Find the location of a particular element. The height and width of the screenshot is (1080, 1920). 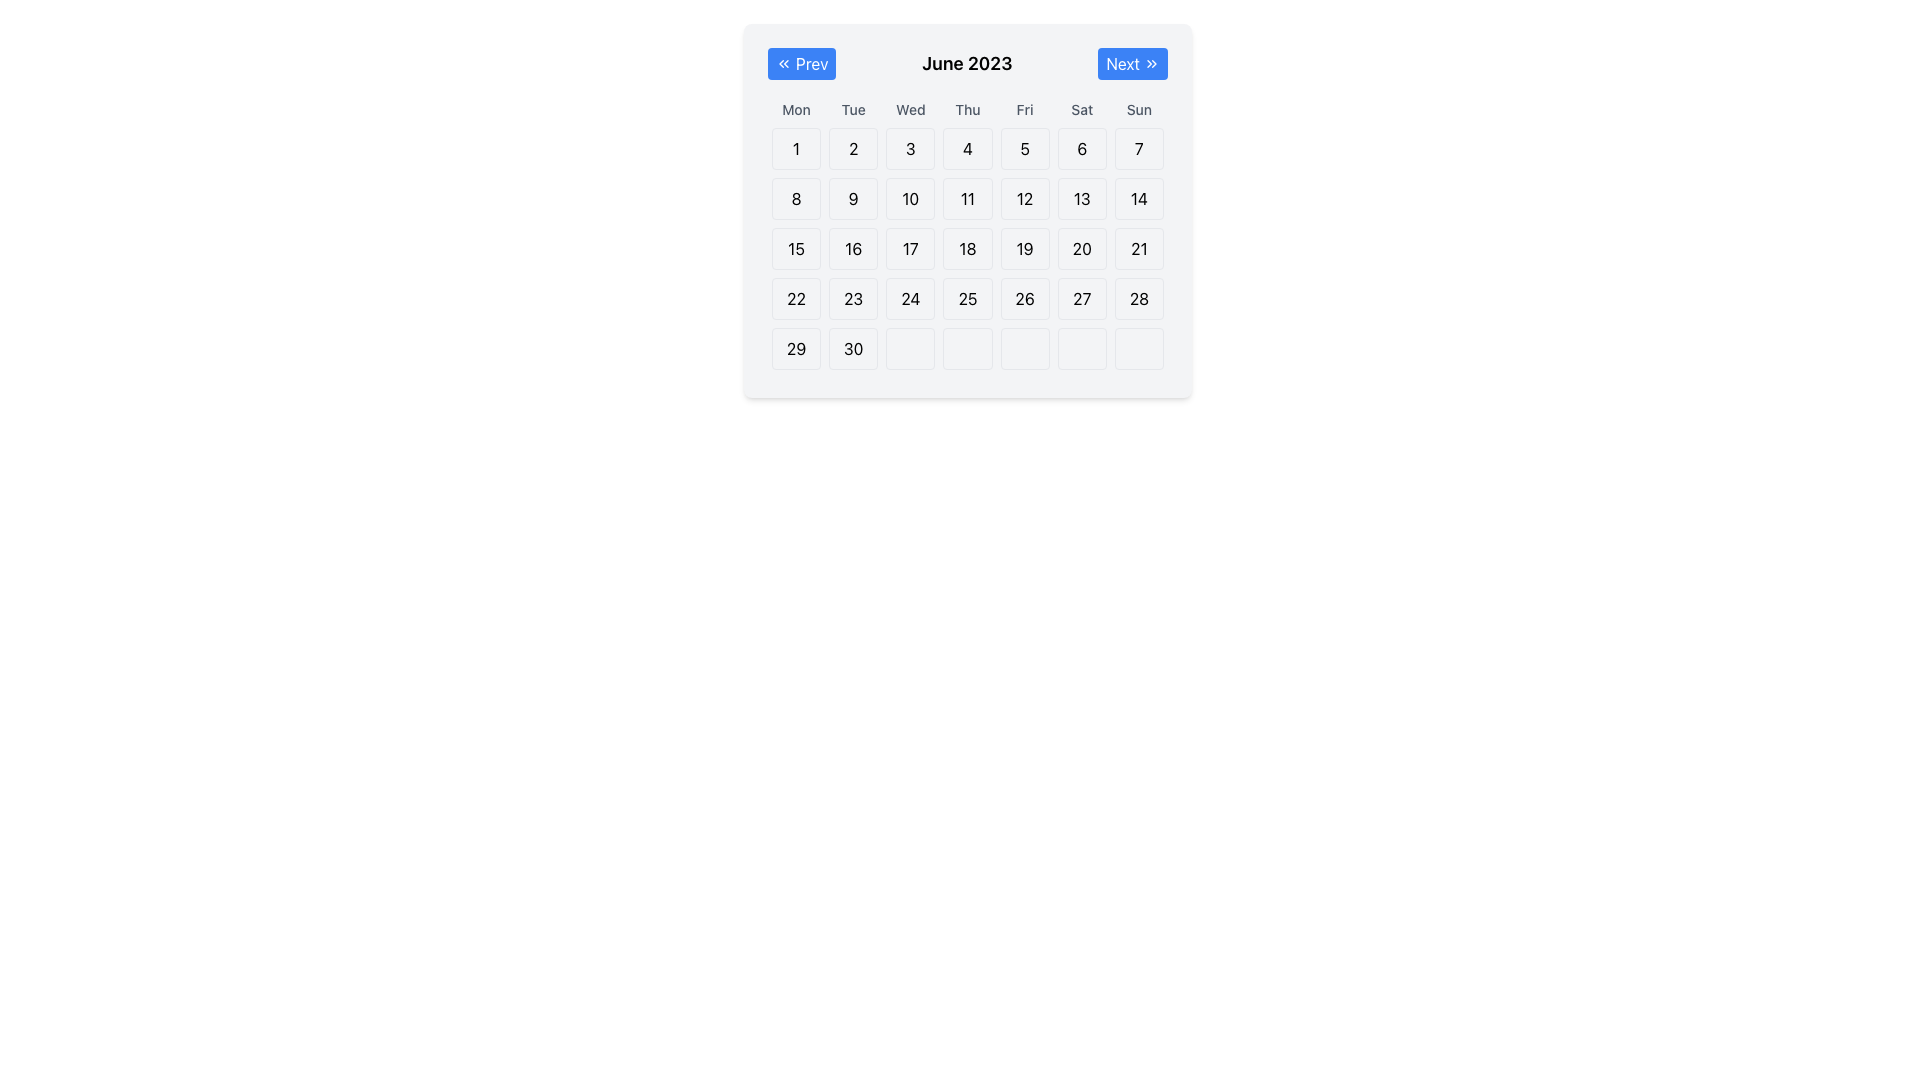

on the button displaying the number '24' in the calendar date grid is located at coordinates (909, 299).